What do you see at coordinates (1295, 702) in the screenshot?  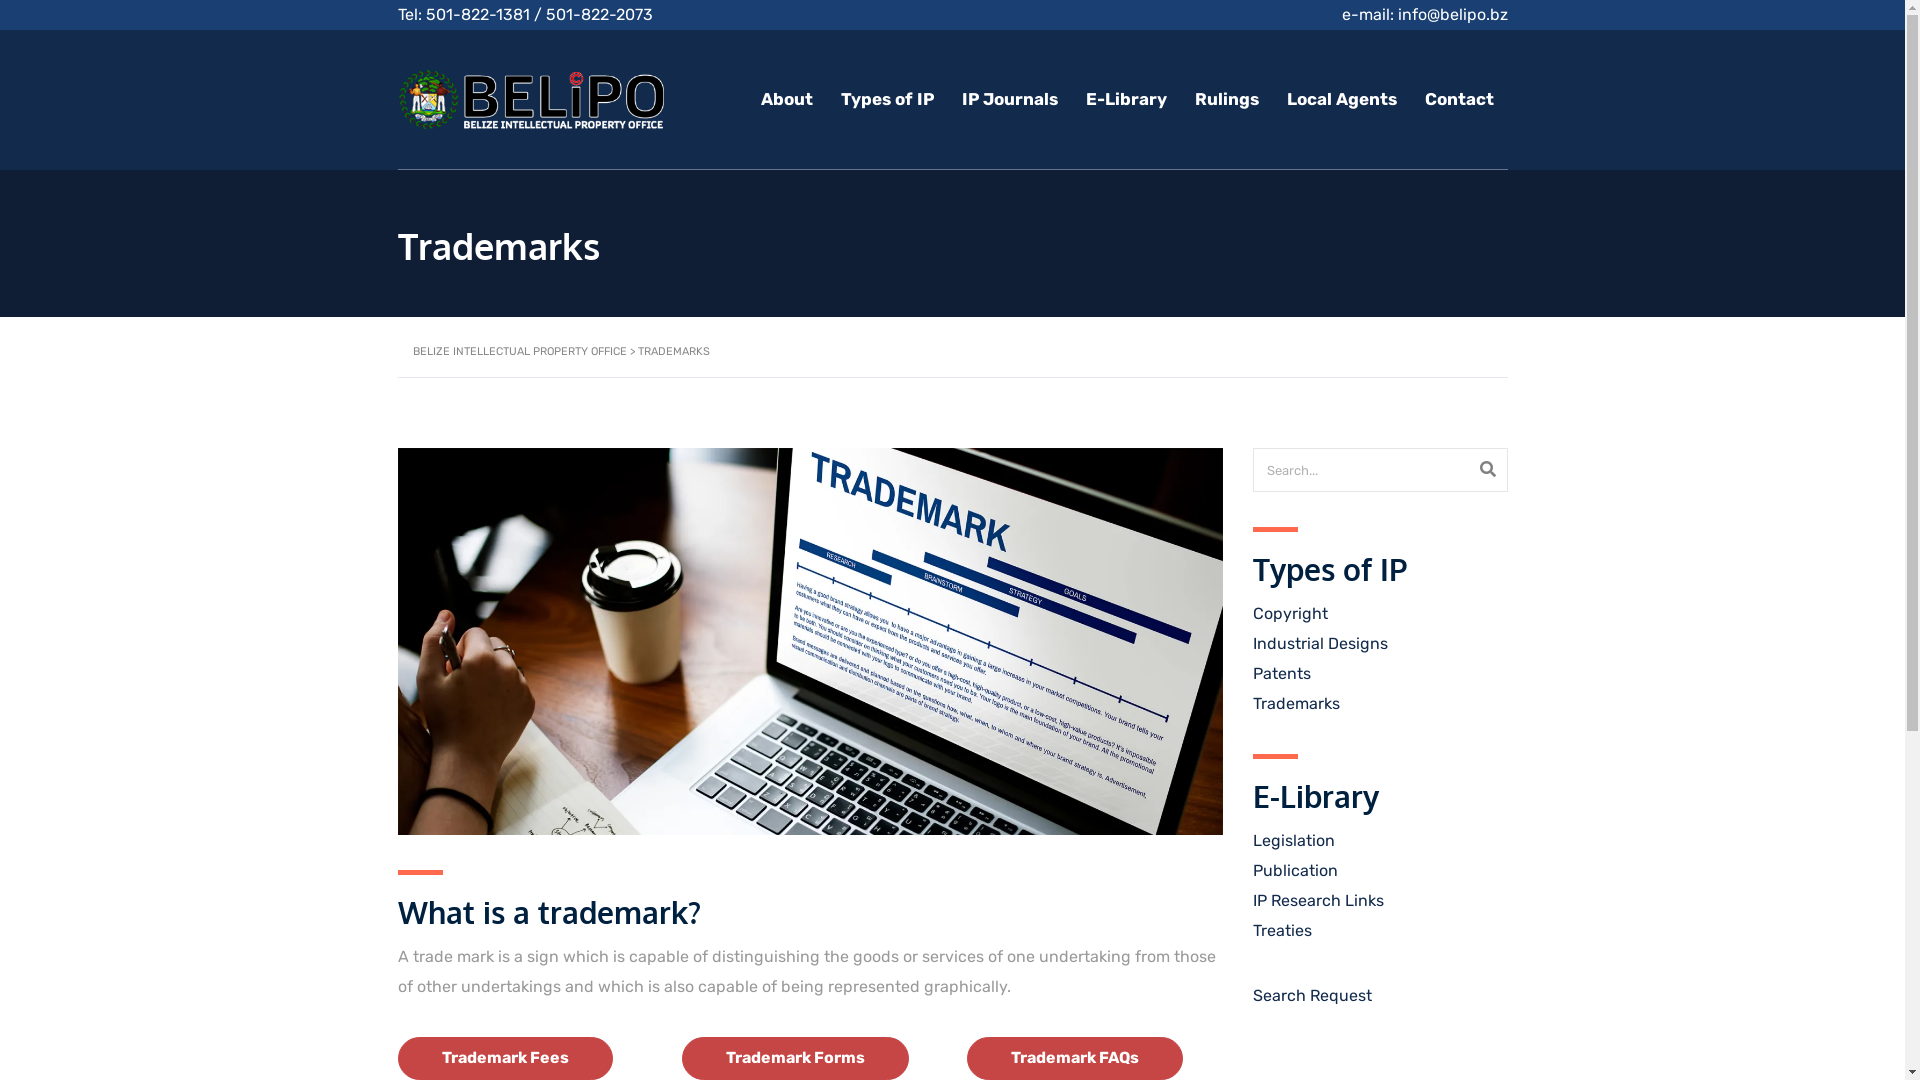 I see `'Trademarks'` at bounding box center [1295, 702].